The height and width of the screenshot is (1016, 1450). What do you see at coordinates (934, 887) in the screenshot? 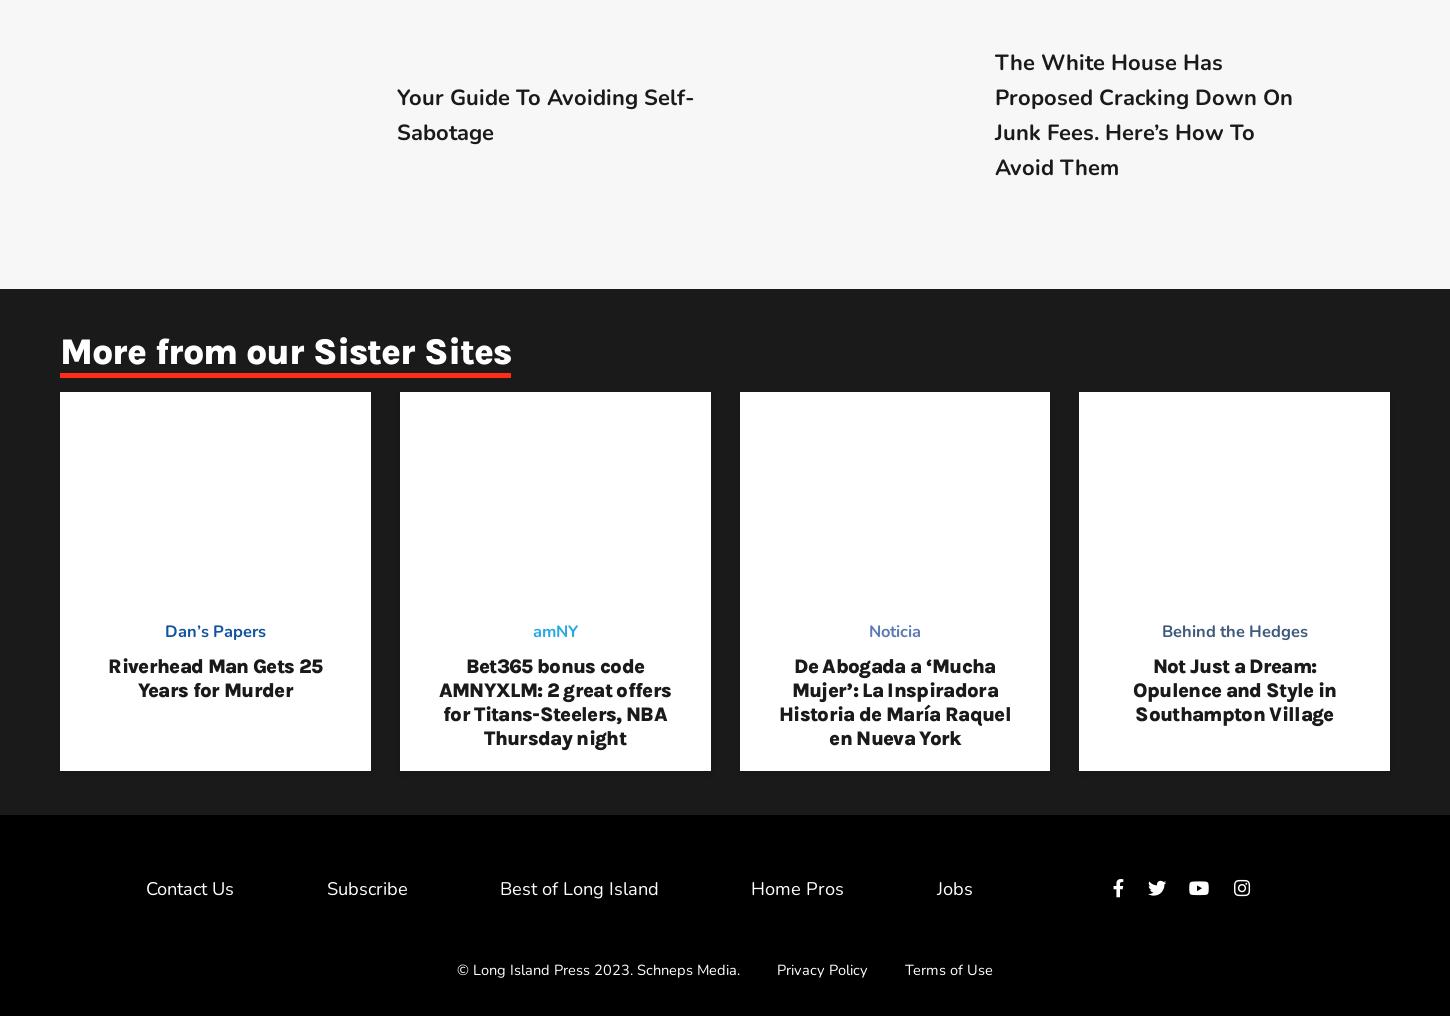
I see `'Jobs'` at bounding box center [934, 887].